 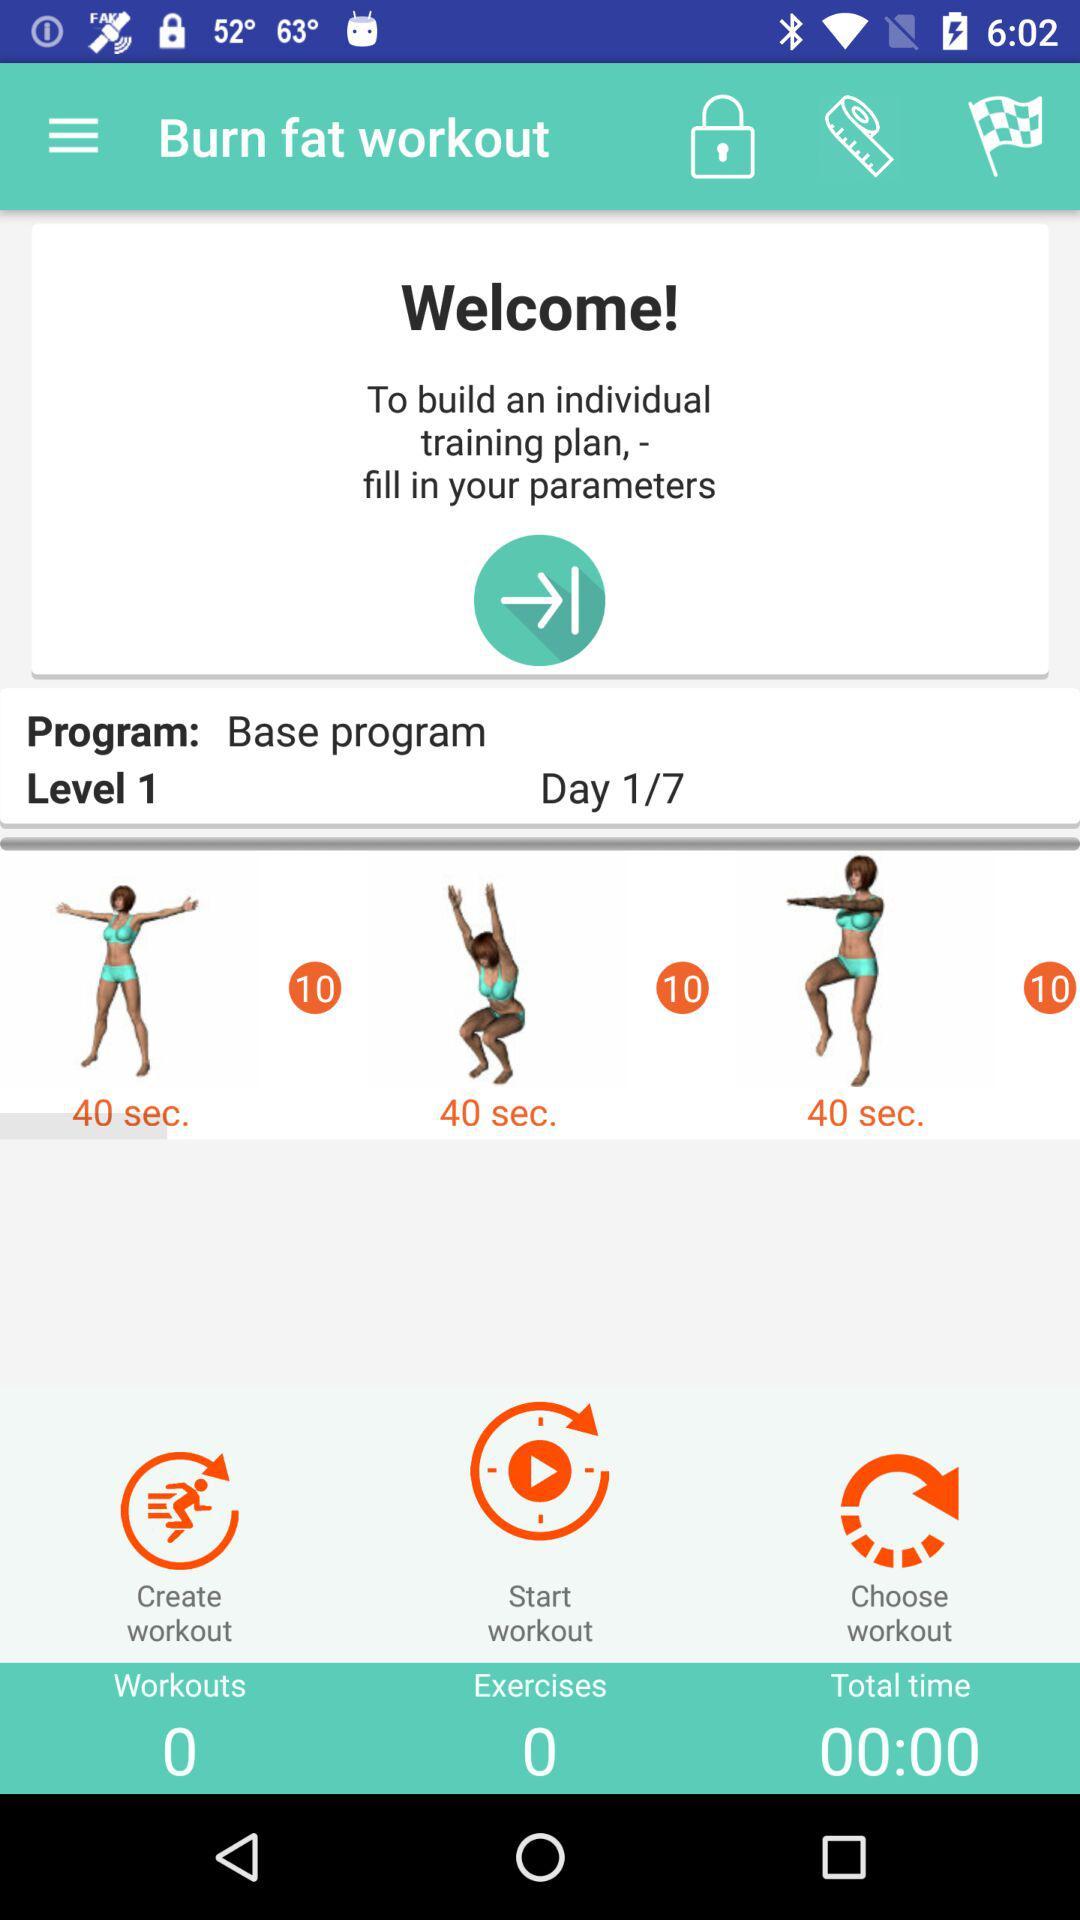 I want to click on the app next to the burn fat workout item, so click(x=72, y=135).